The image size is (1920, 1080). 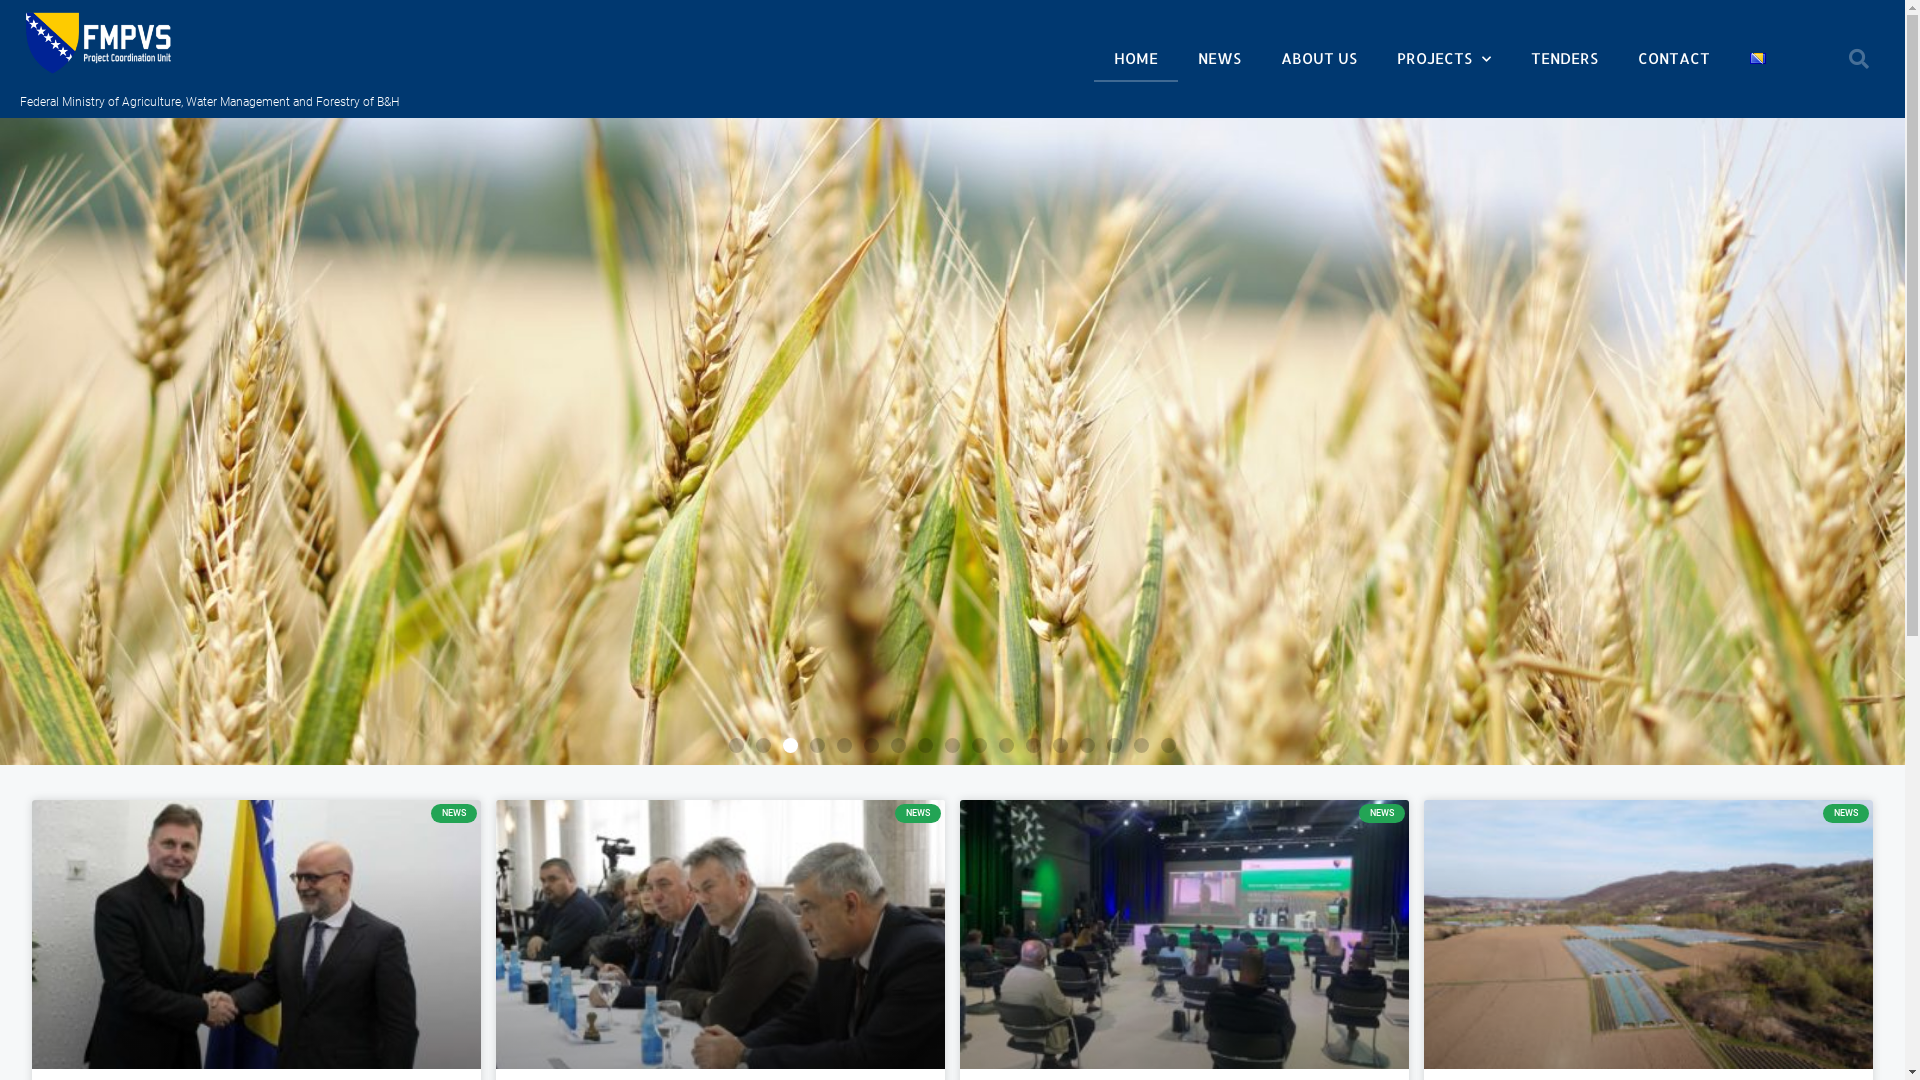 I want to click on 'NEWS', so click(x=1218, y=57).